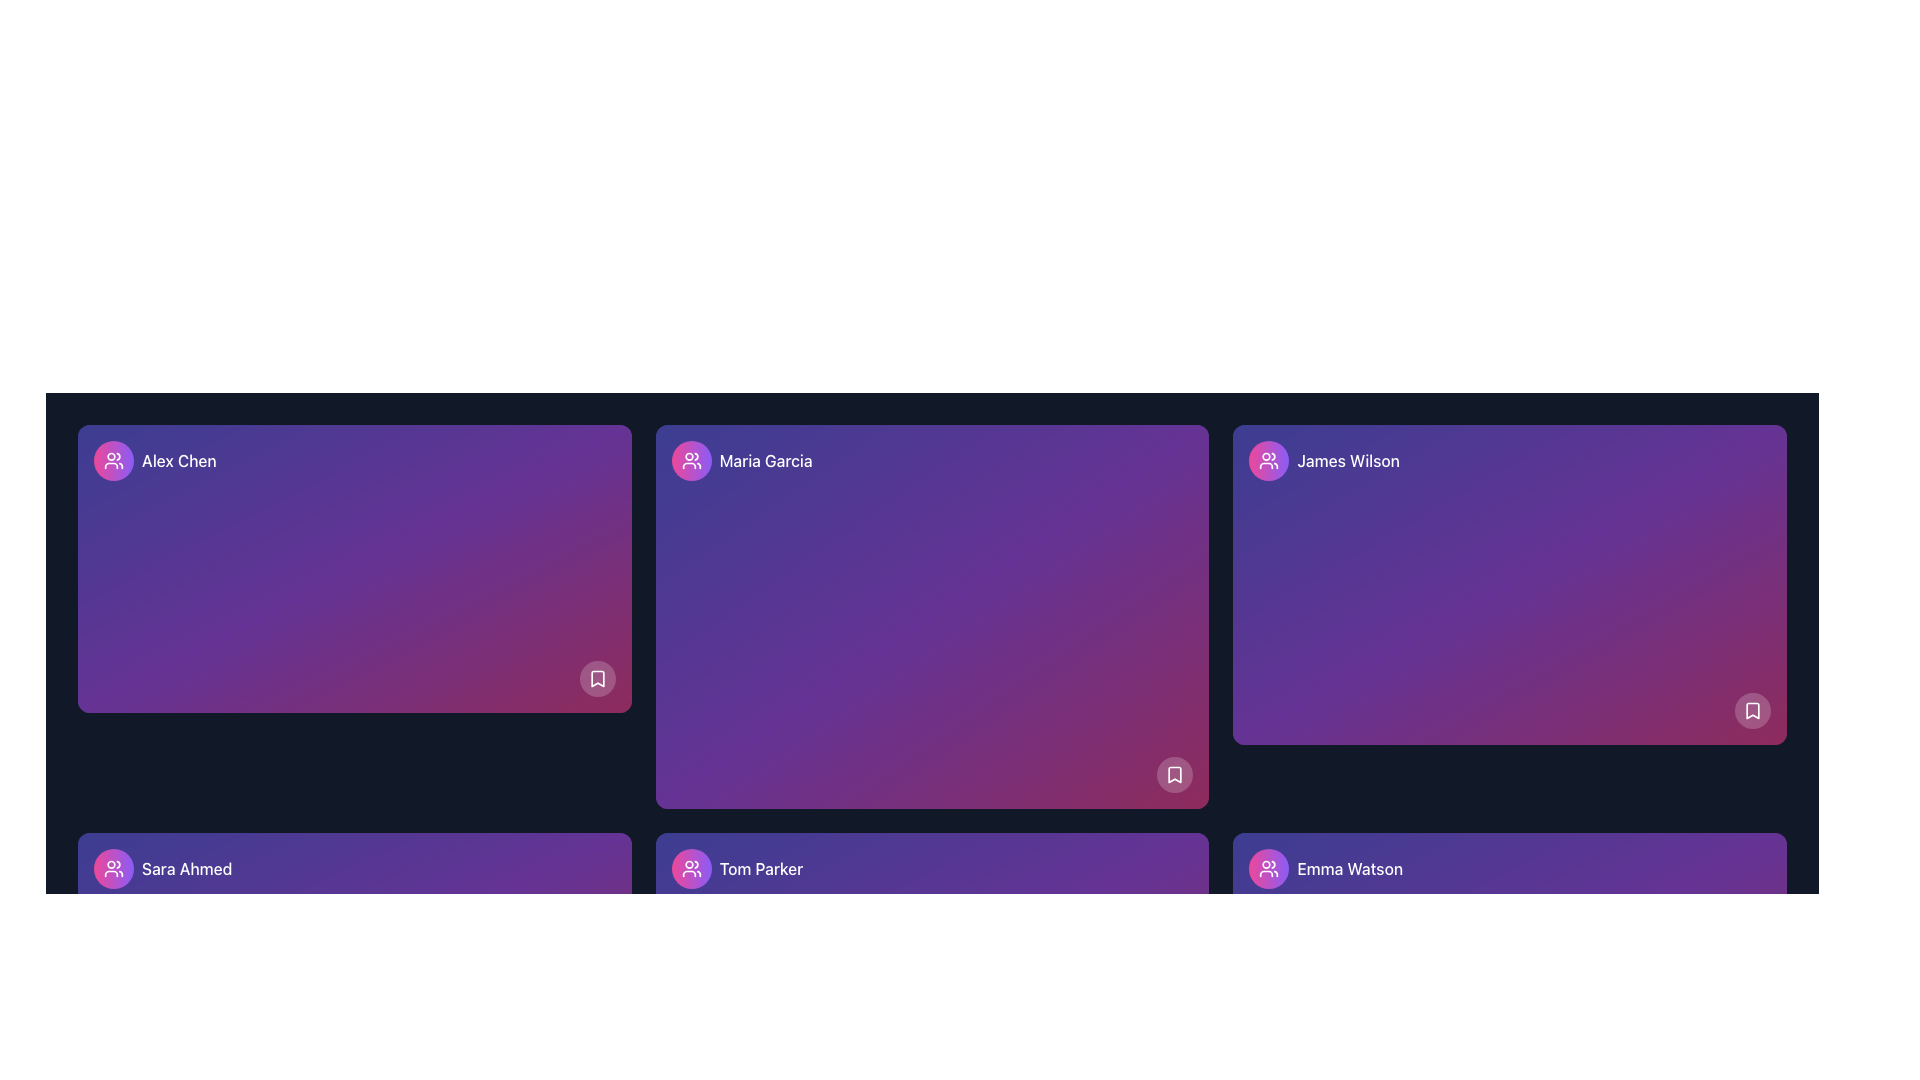 This screenshot has height=1080, width=1920. Describe the element at coordinates (113, 867) in the screenshot. I see `the circular icon with a gradient background and white user silhouettes, located next to the name text in the card labeled 'Sara Ahmed'` at that location.